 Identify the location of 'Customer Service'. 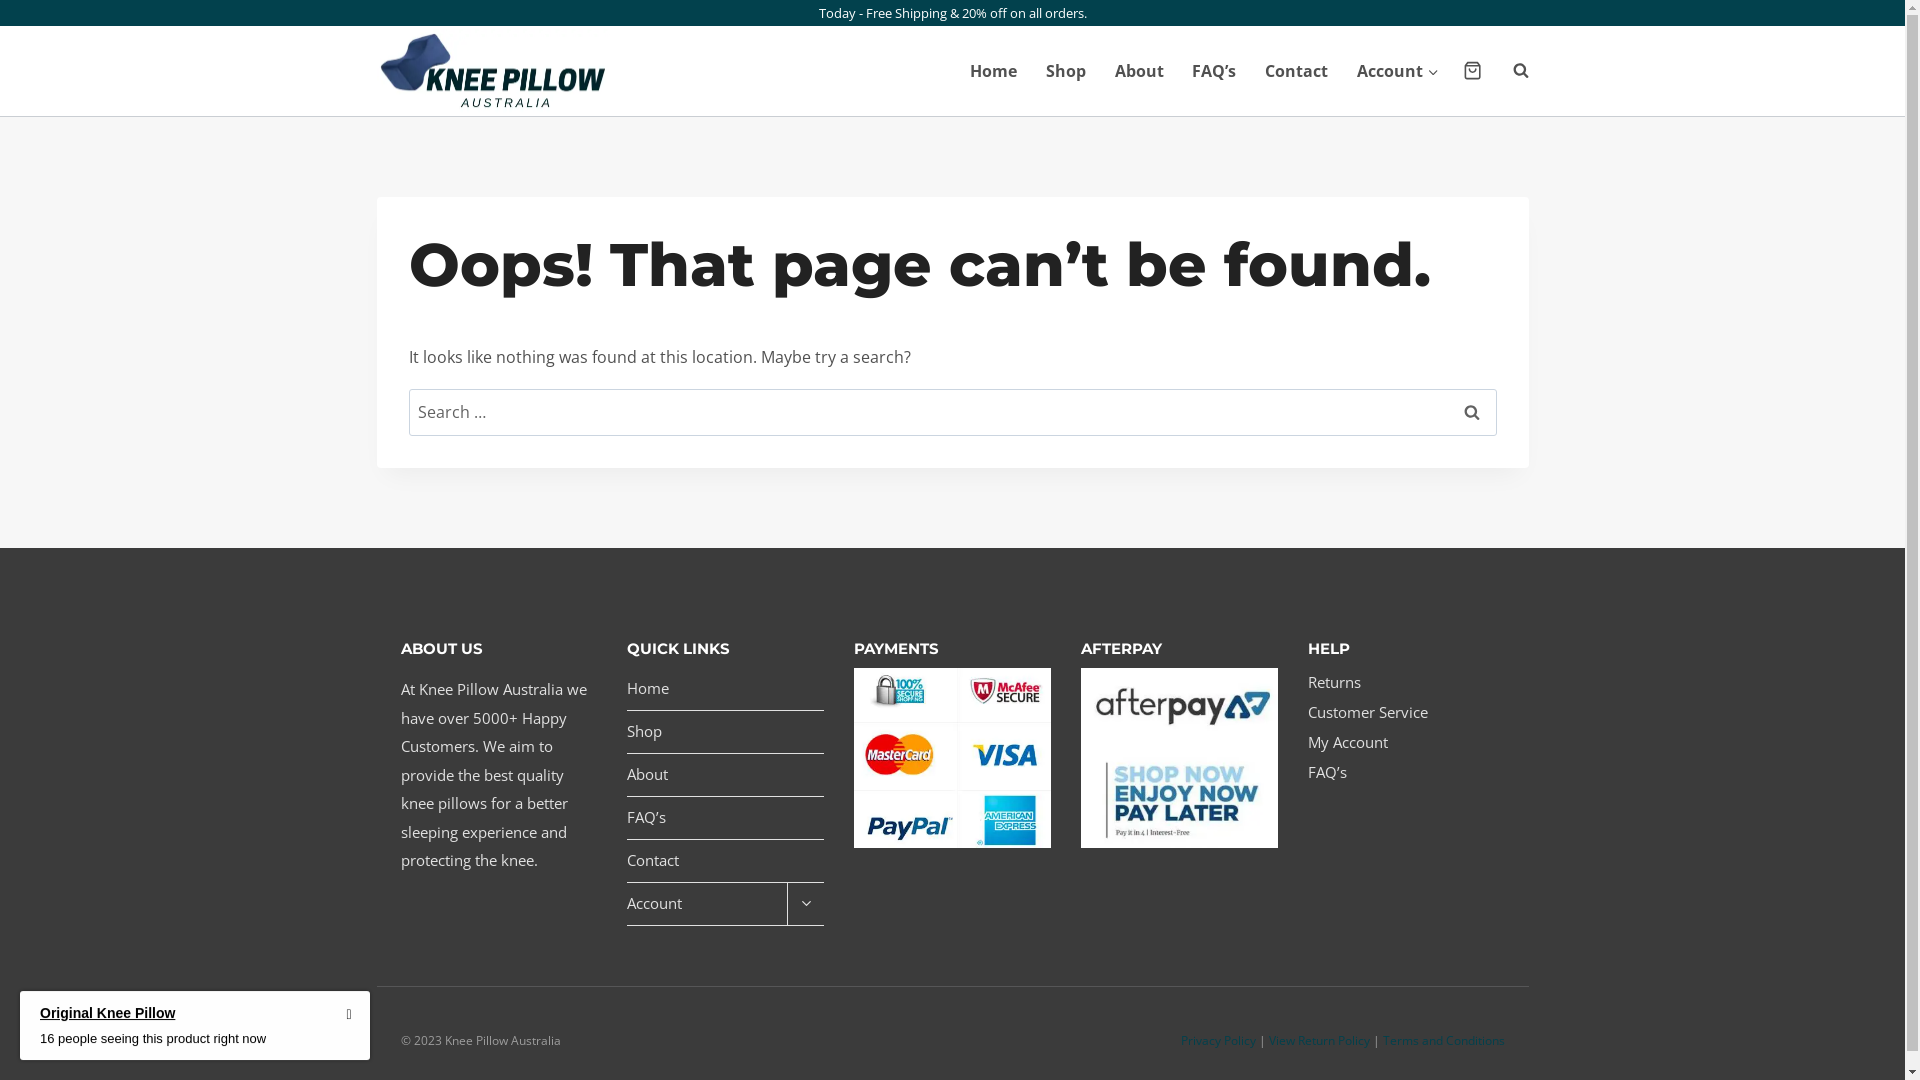
(1405, 712).